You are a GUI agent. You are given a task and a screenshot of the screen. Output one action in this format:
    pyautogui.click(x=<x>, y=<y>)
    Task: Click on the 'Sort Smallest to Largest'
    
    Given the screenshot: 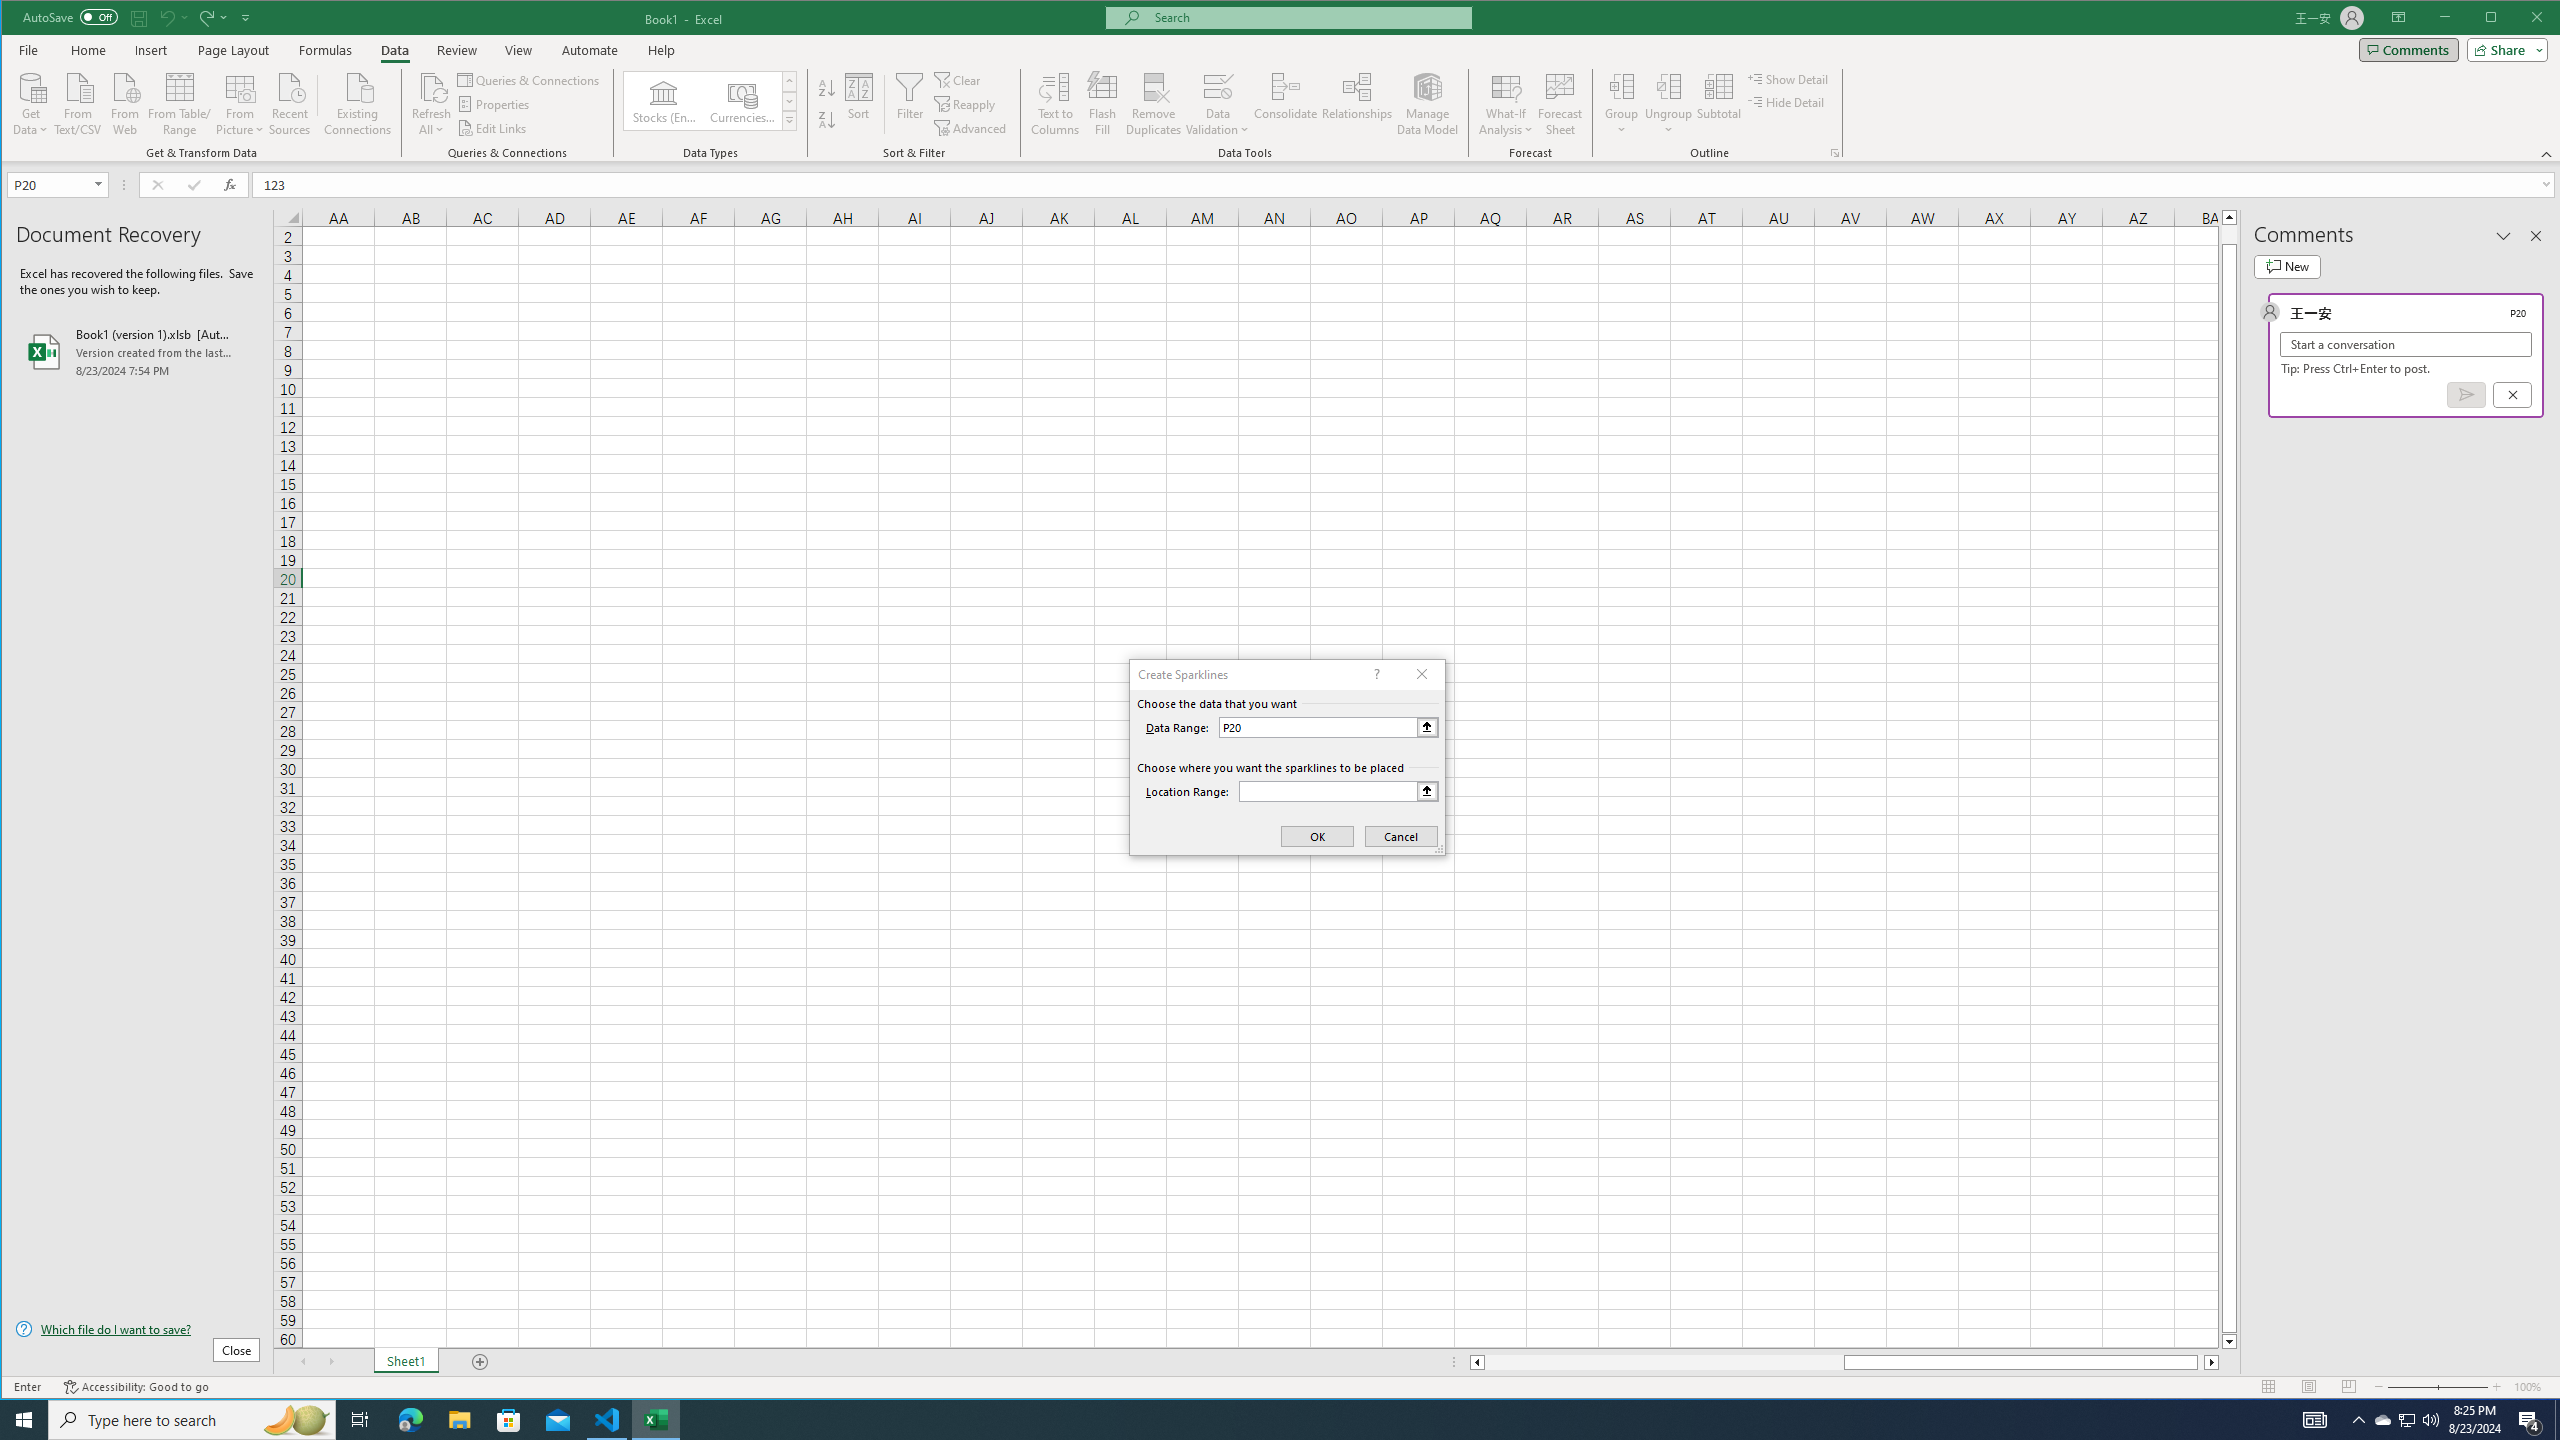 What is the action you would take?
    pyautogui.click(x=826, y=87)
    